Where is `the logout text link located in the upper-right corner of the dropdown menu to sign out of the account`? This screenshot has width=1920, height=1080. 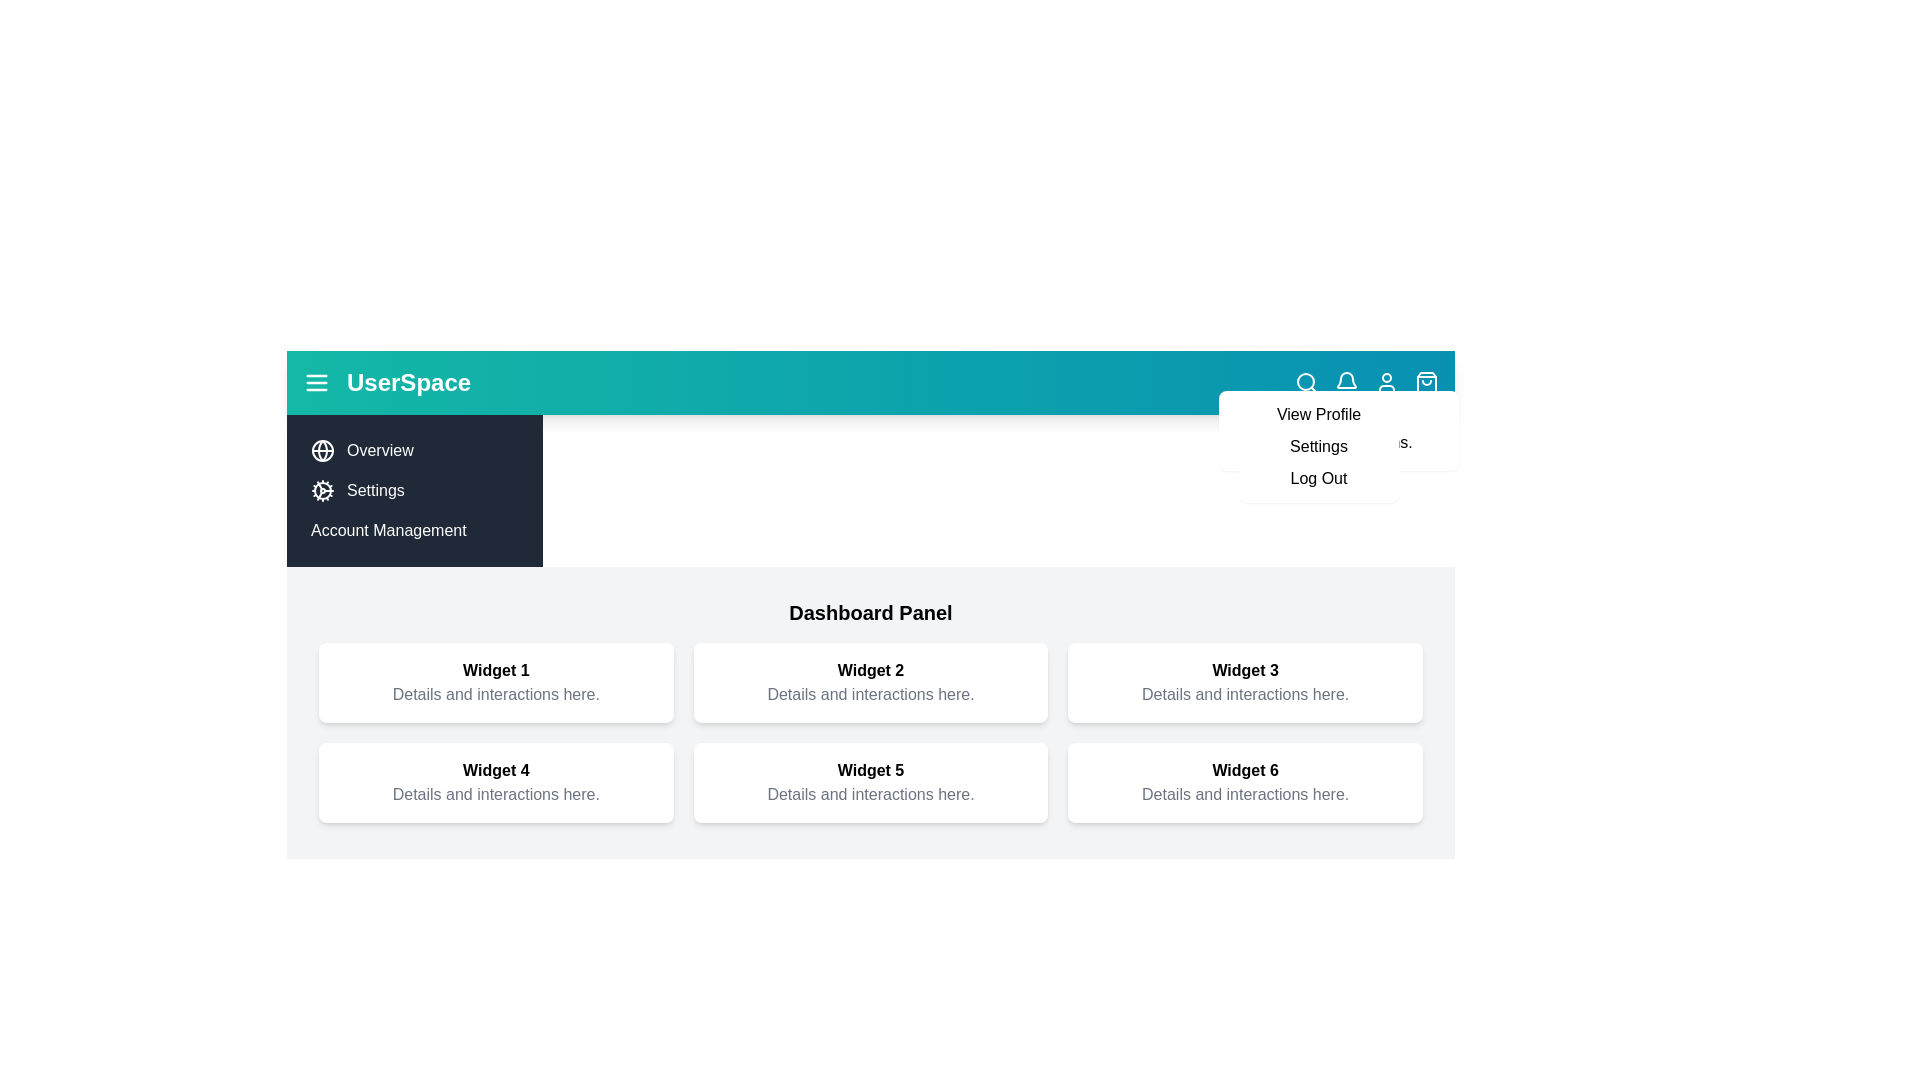
the logout text link located in the upper-right corner of the dropdown menu to sign out of the account is located at coordinates (1319, 478).